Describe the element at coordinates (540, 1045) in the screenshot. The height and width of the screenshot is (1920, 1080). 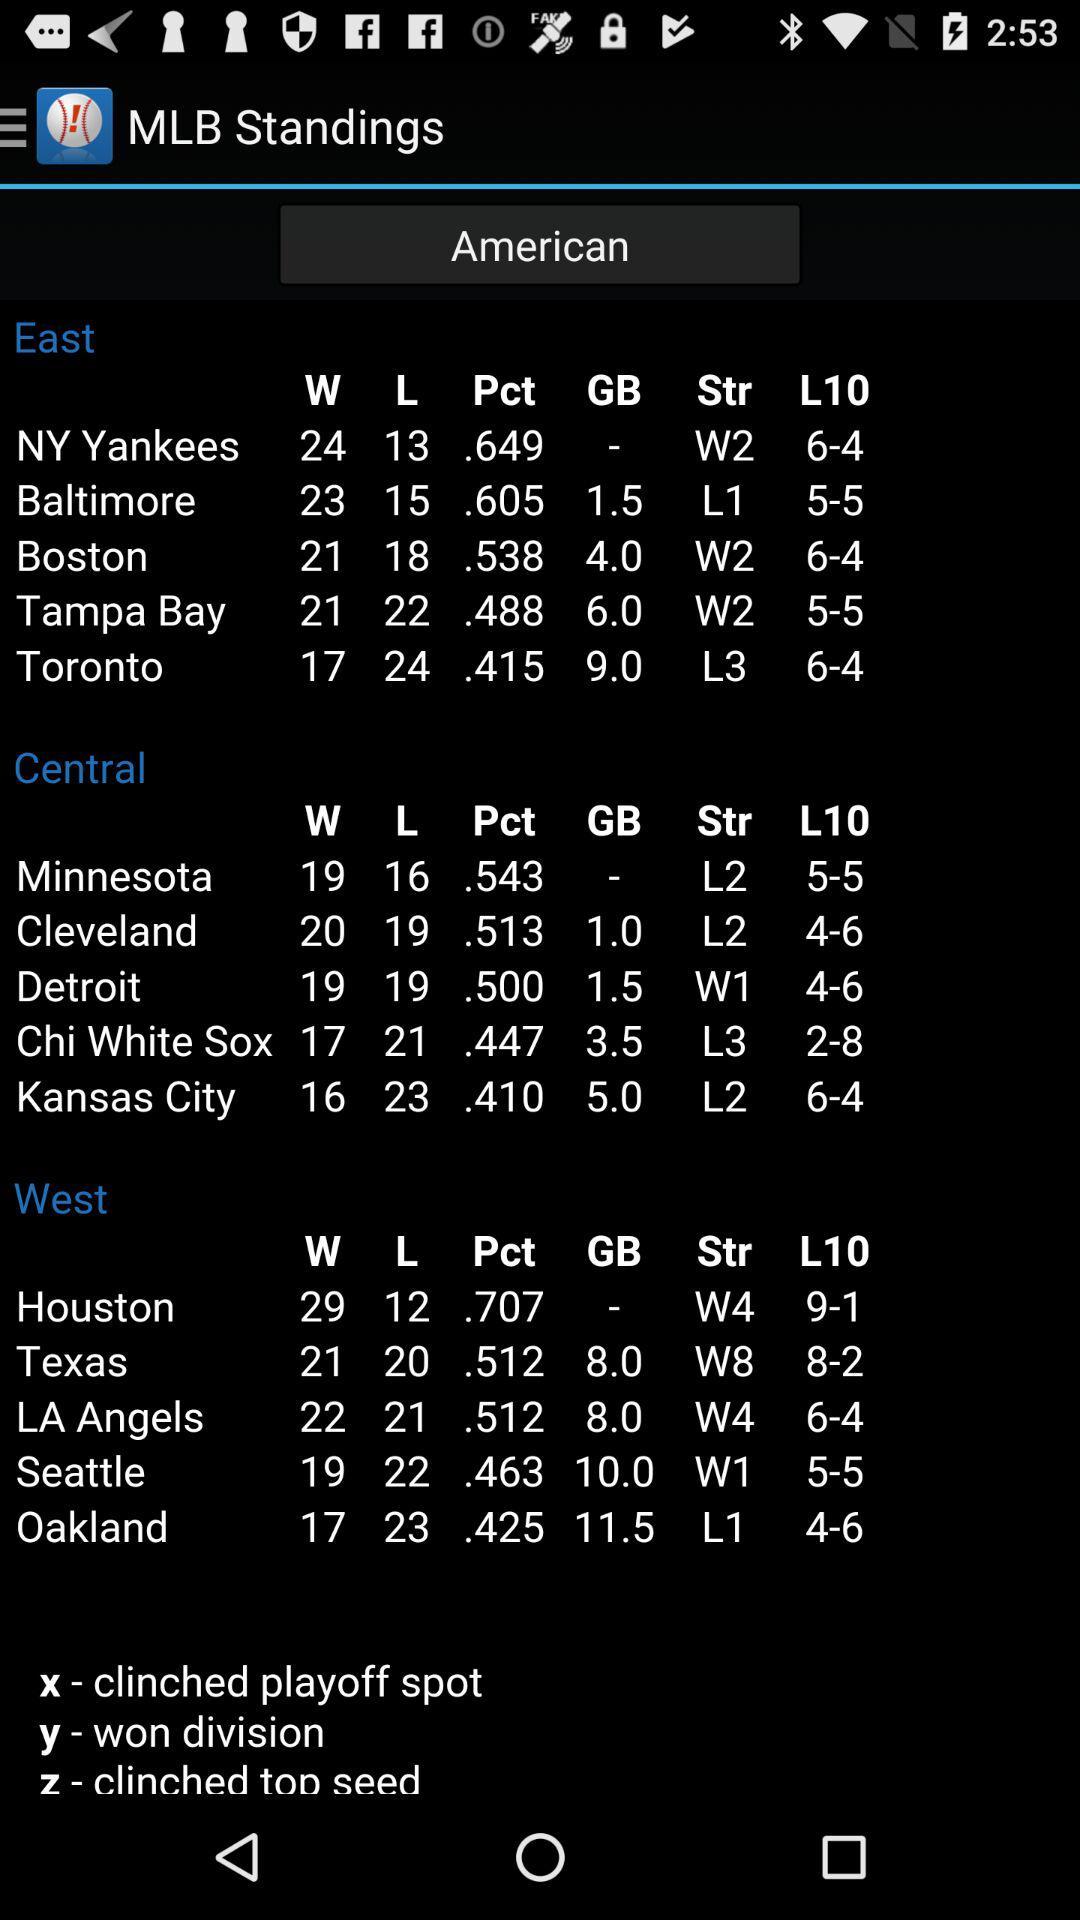
I see `team standing table` at that location.